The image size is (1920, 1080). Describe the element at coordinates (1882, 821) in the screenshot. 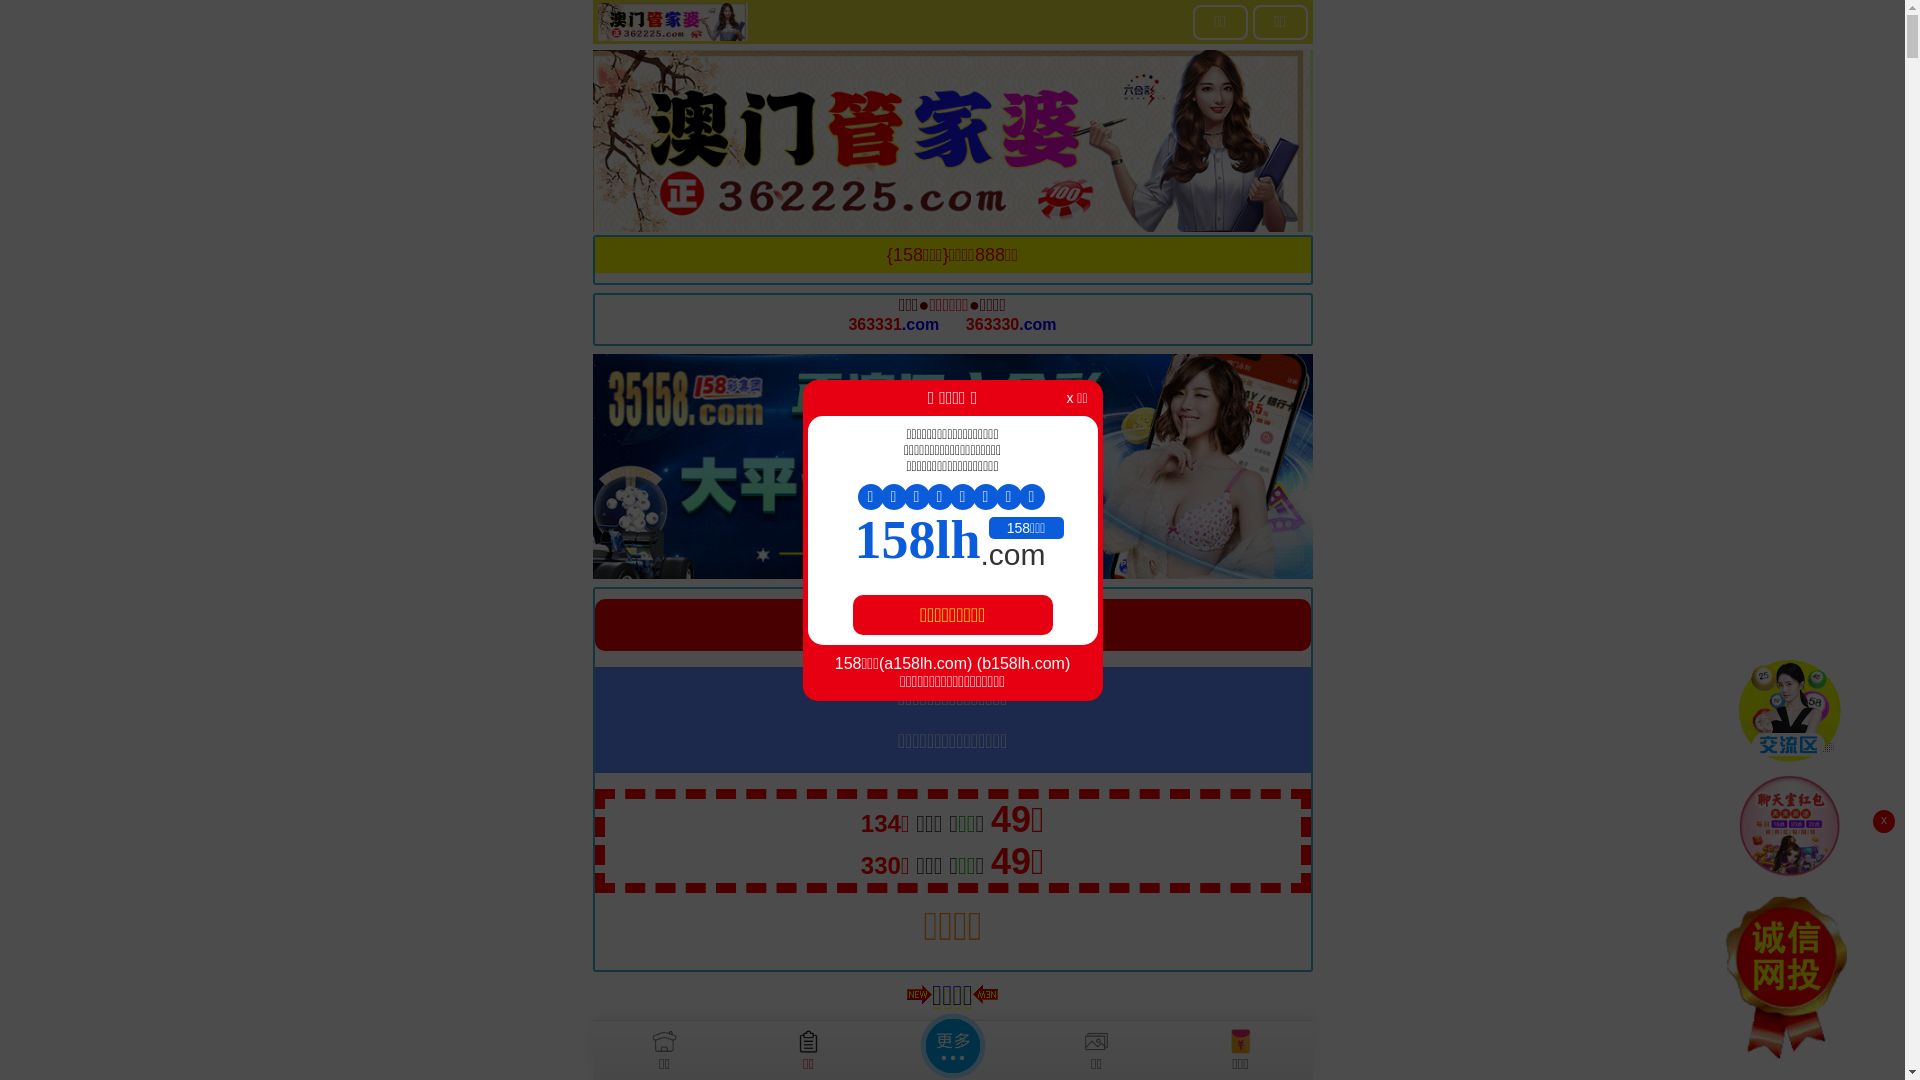

I see `'x'` at that location.